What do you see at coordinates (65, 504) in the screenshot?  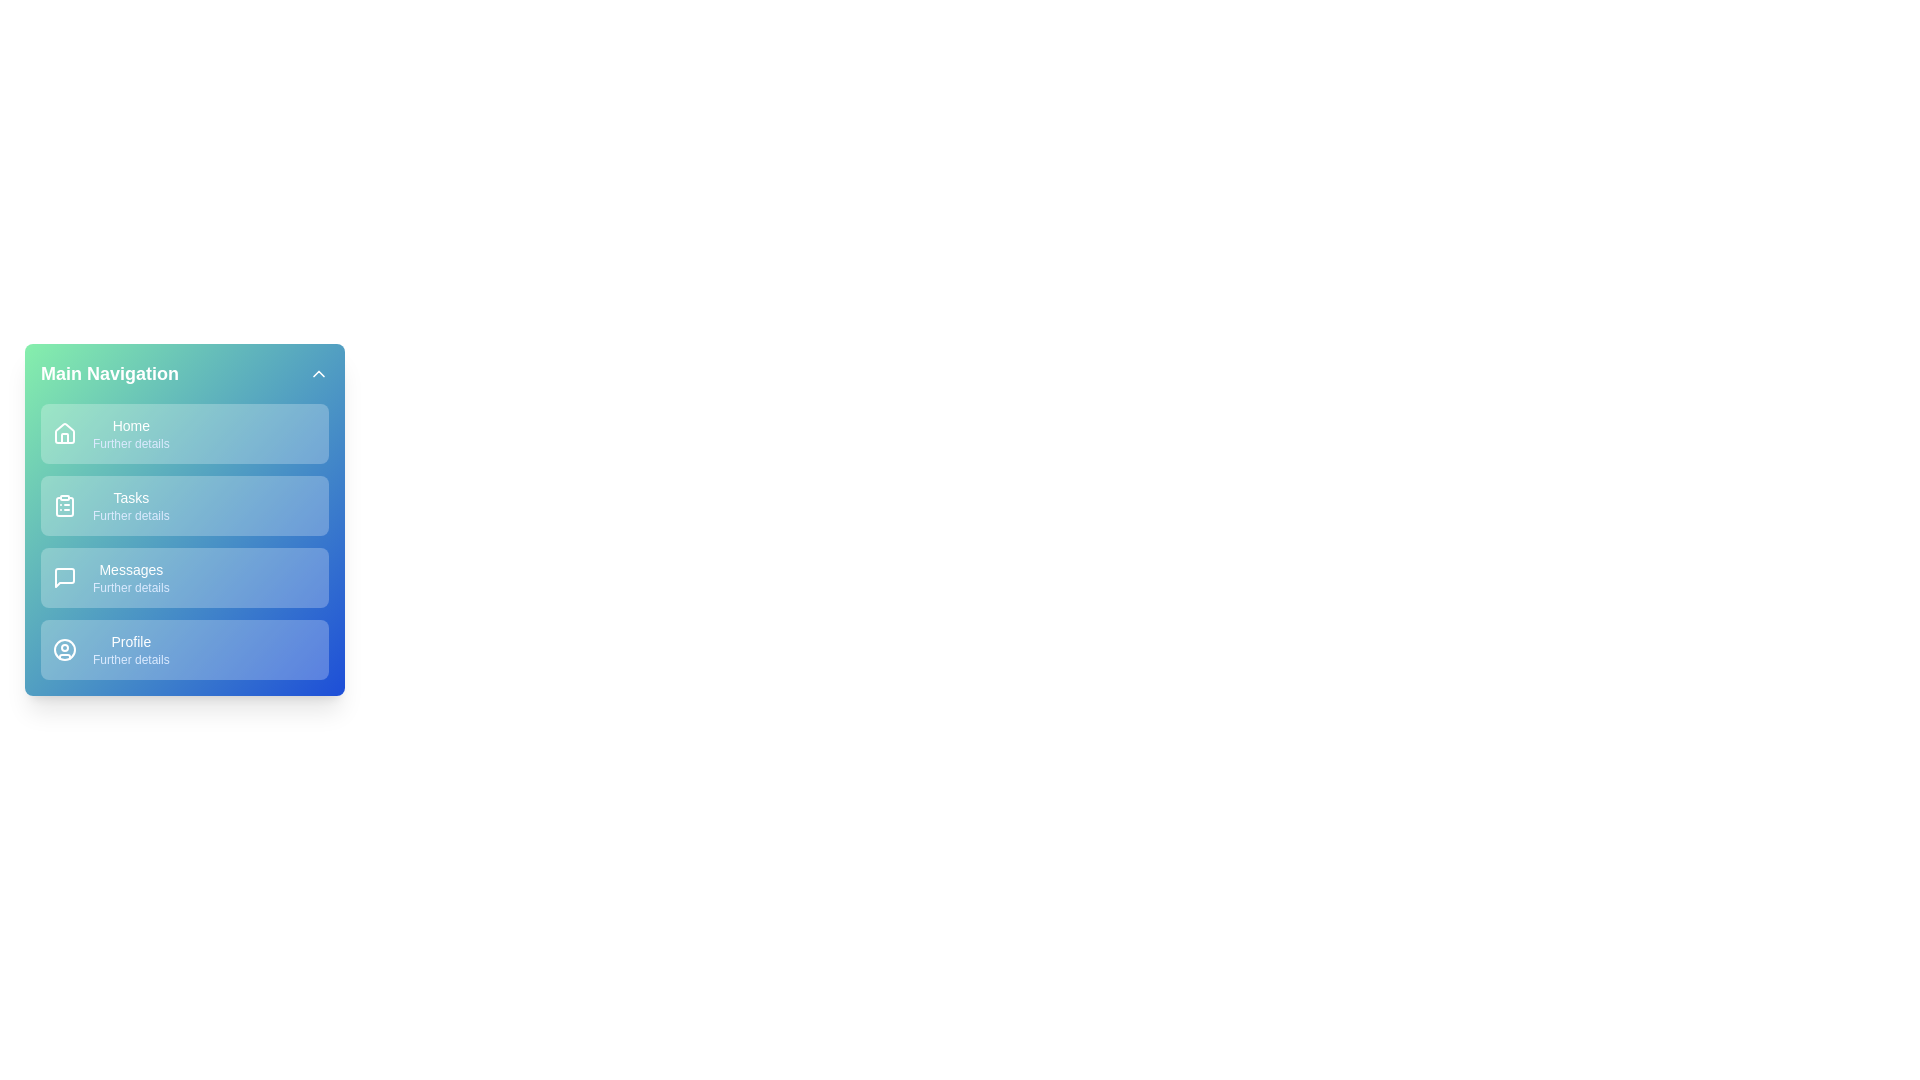 I see `the icon of the menu item labeled Tasks` at bounding box center [65, 504].